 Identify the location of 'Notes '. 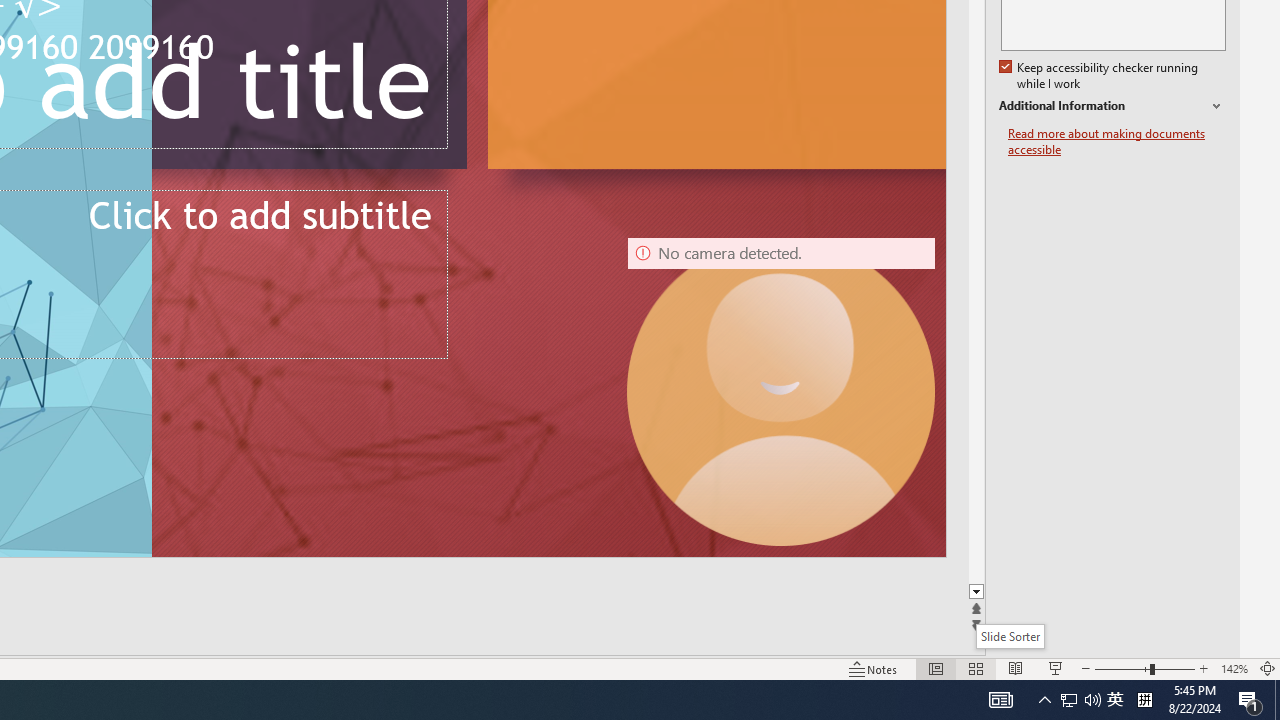
(874, 669).